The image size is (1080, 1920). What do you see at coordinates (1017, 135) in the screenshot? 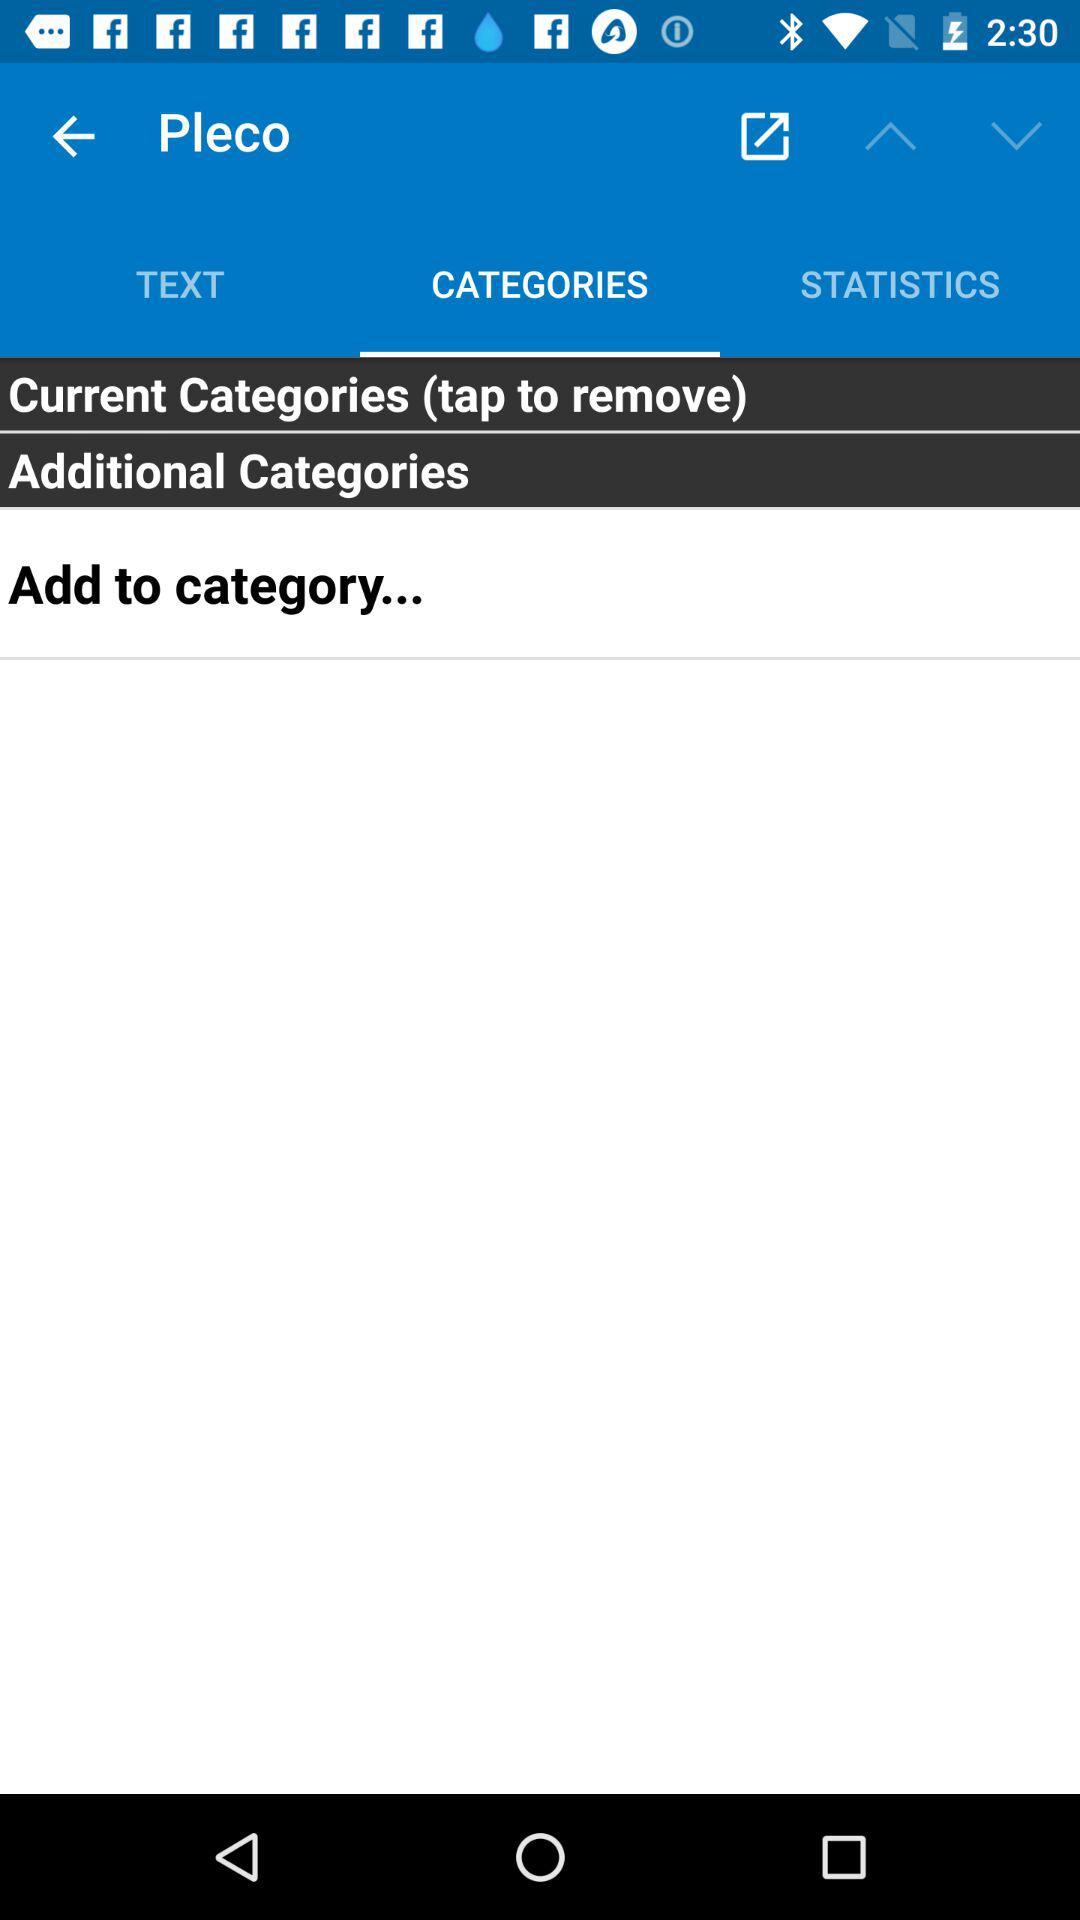
I see `the icon above statistics icon` at bounding box center [1017, 135].